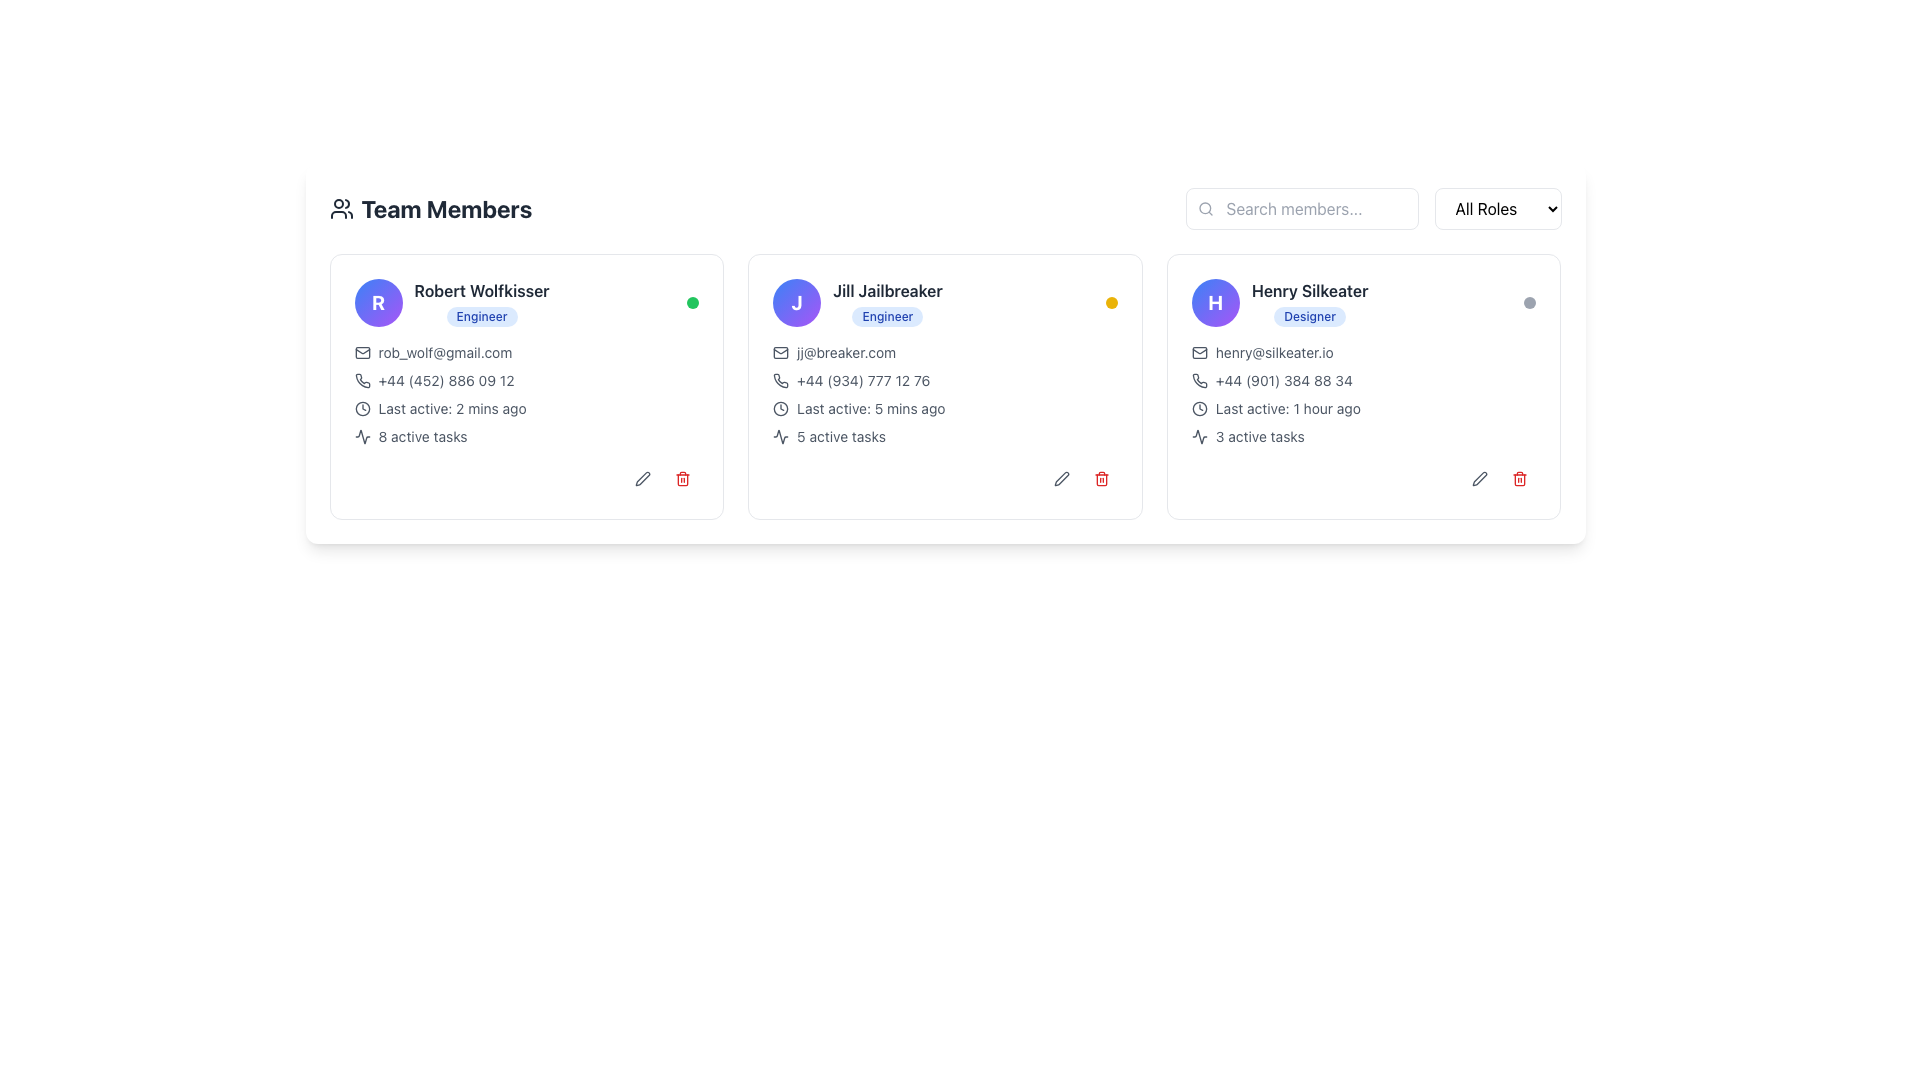 The height and width of the screenshot is (1080, 1920). Describe the element at coordinates (362, 435) in the screenshot. I see `the small, stylized line icon depicting an activity indicator, which is located to the left of the text '8 active tasks'` at that location.